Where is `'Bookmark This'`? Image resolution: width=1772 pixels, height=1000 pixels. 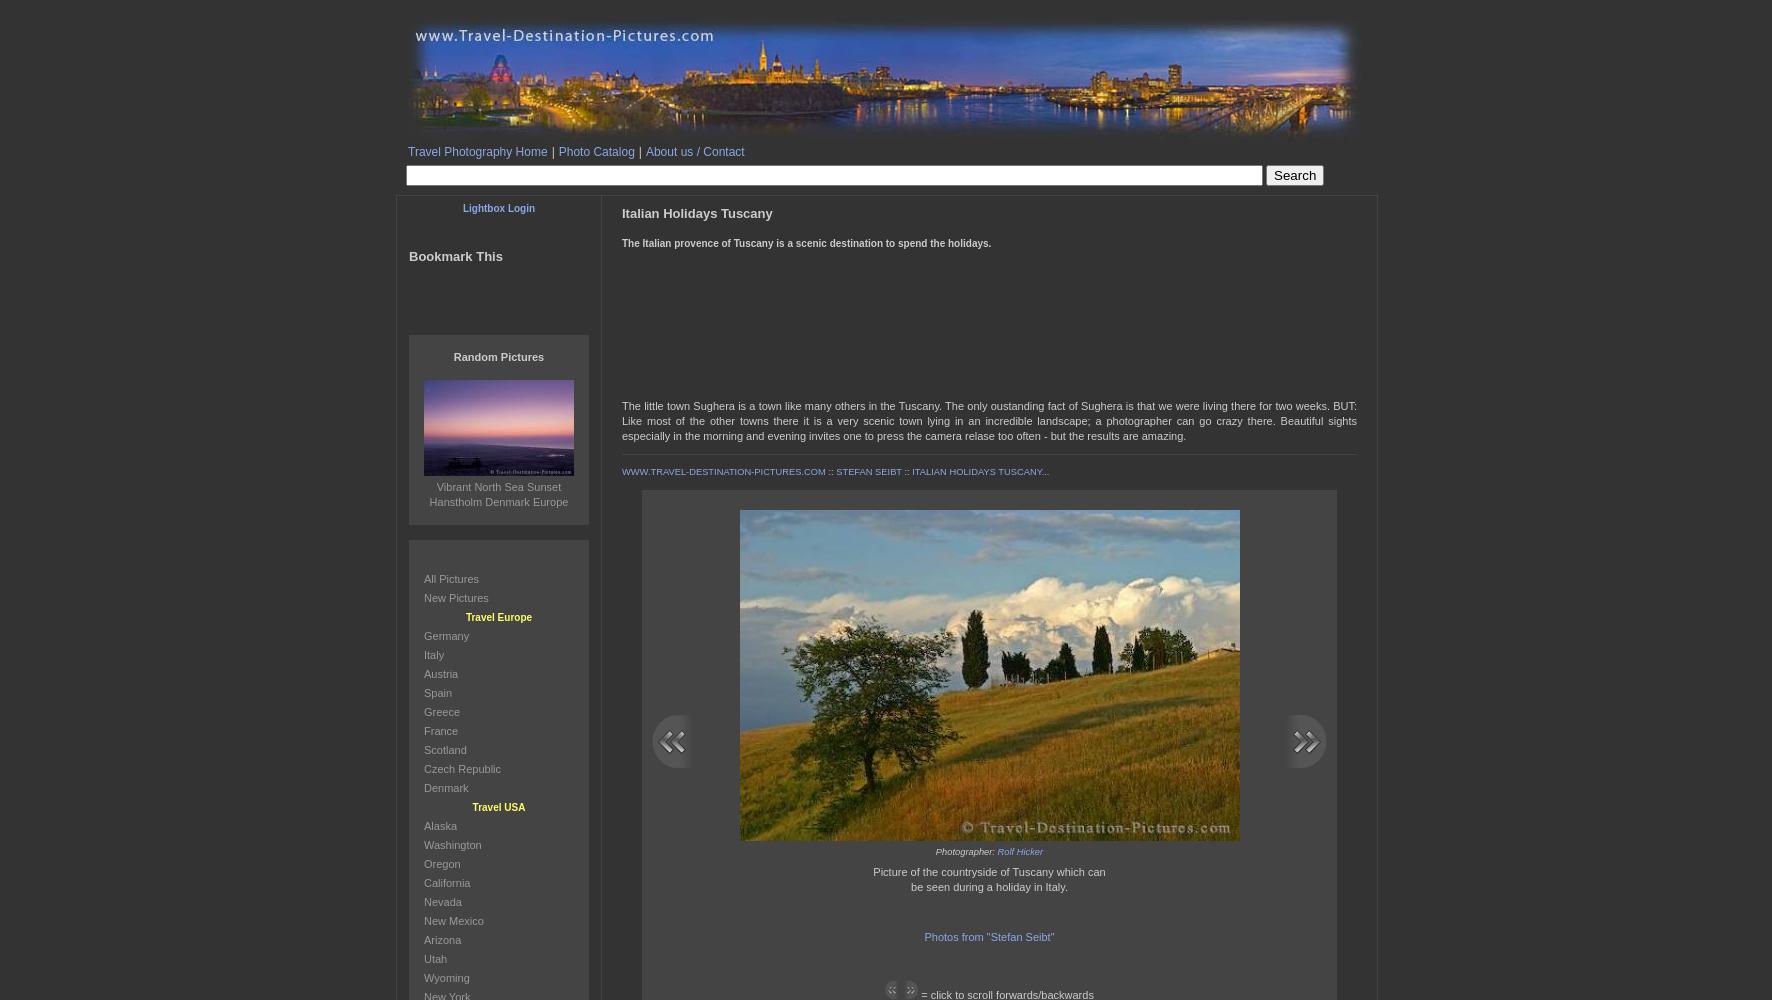
'Bookmark This' is located at coordinates (408, 256).